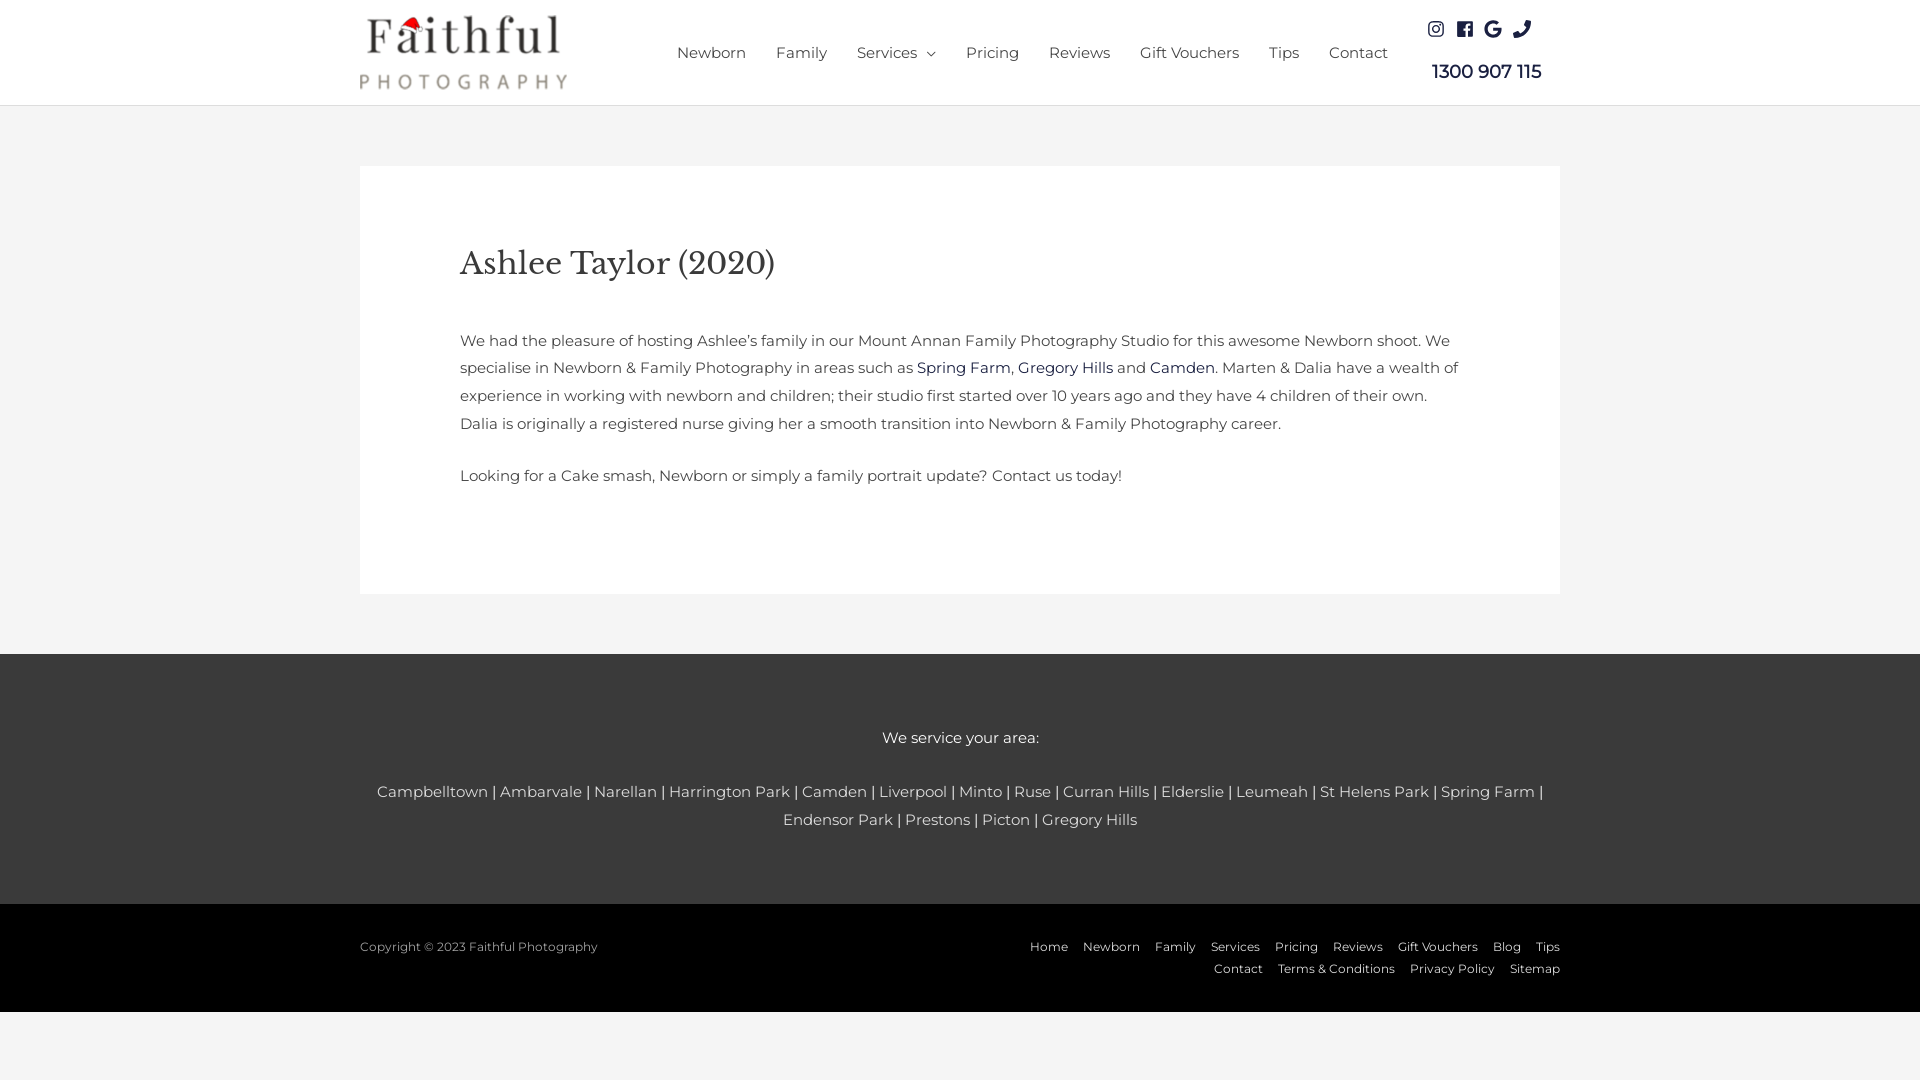 The height and width of the screenshot is (1080, 1920). What do you see at coordinates (1182, 367) in the screenshot?
I see `'Camden'` at bounding box center [1182, 367].